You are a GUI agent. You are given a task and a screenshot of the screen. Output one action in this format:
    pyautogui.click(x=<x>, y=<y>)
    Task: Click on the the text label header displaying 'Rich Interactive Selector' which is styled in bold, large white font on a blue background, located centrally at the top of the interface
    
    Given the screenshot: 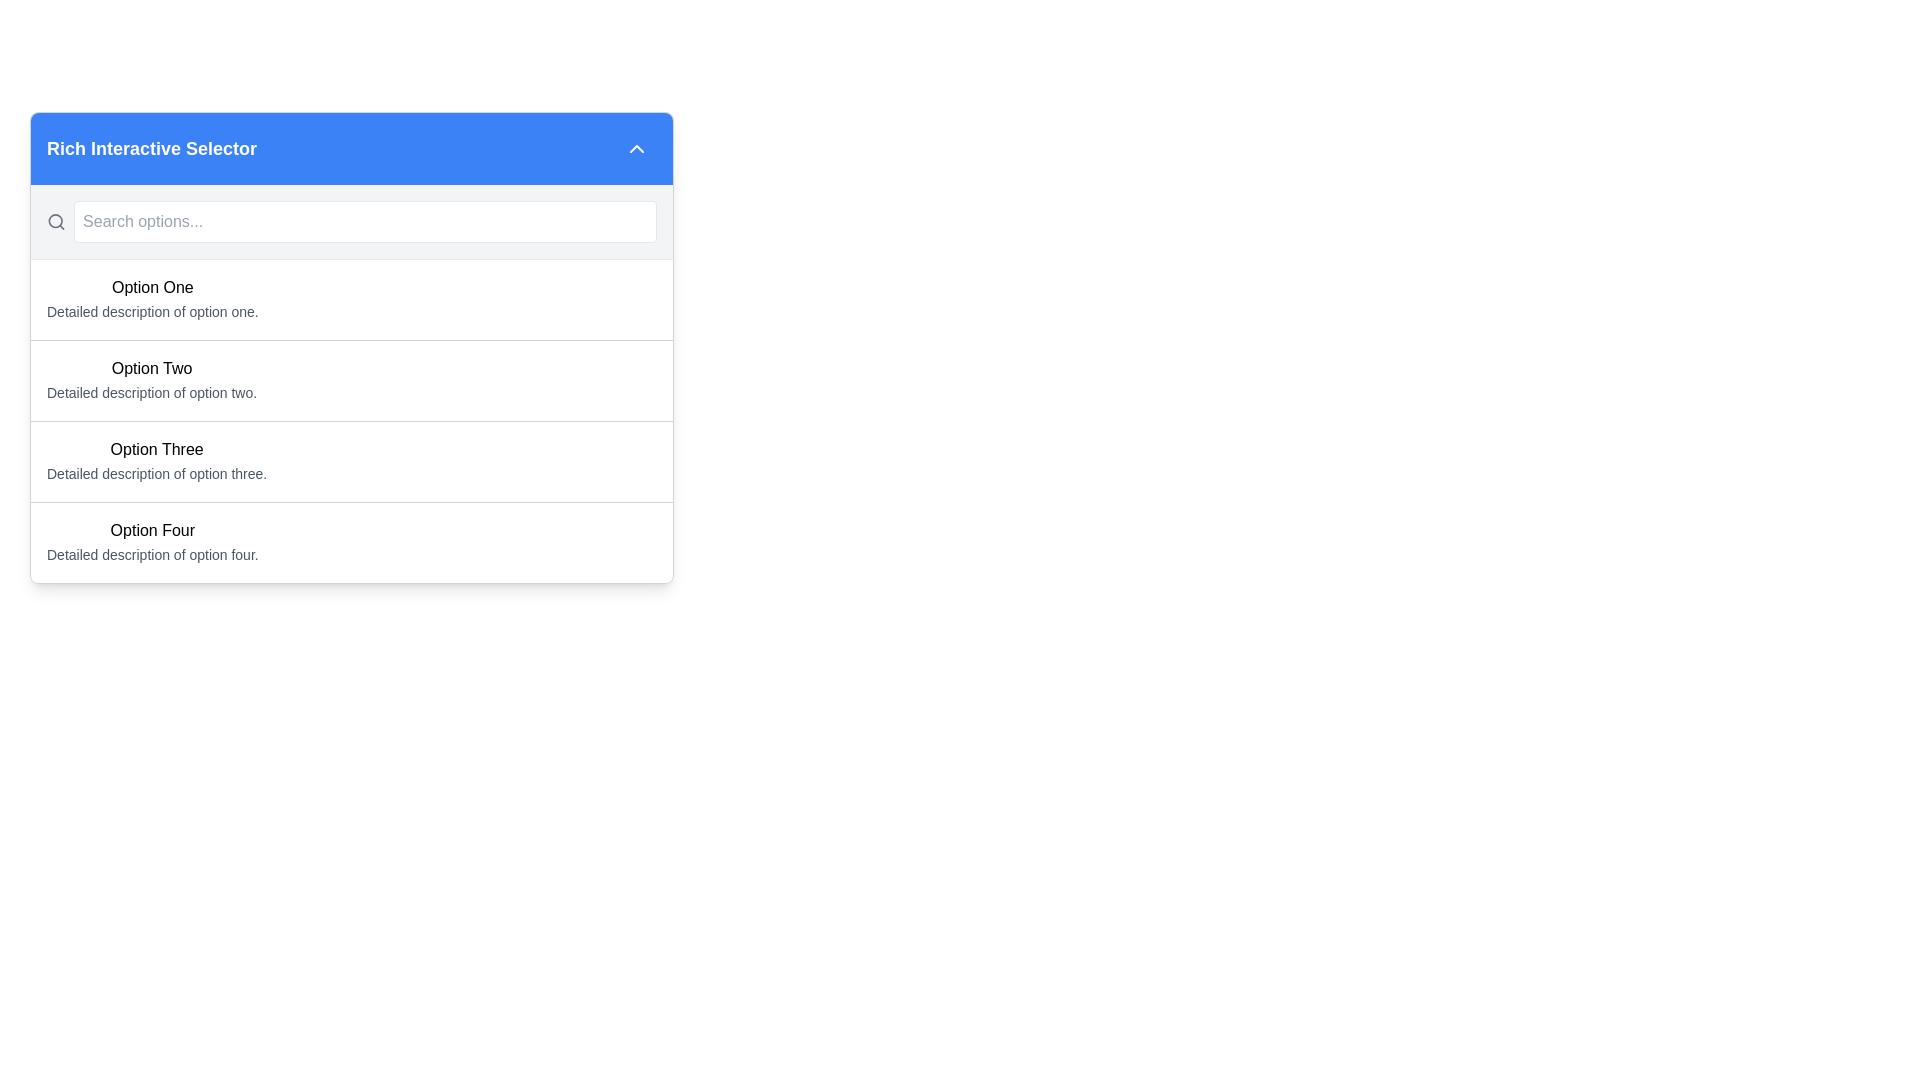 What is the action you would take?
    pyautogui.click(x=151, y=148)
    